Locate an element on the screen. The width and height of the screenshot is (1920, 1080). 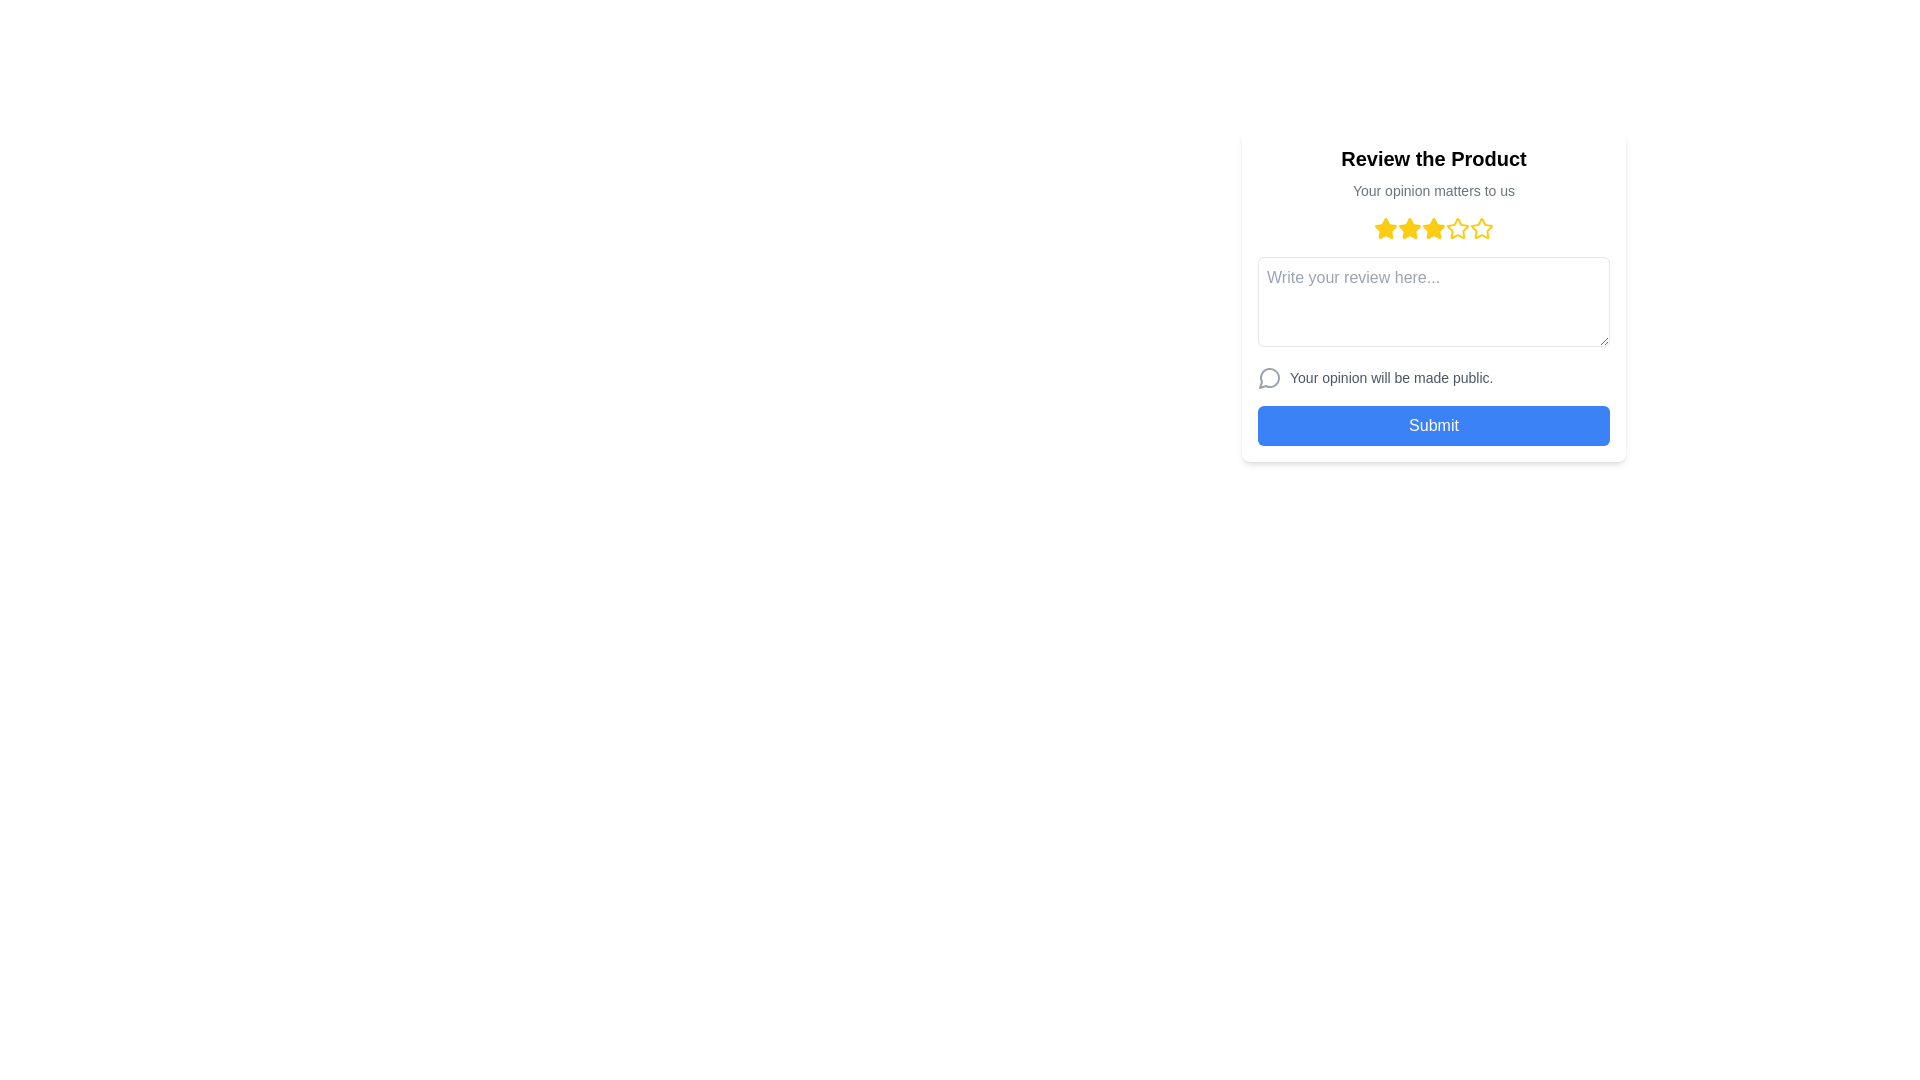
the first interactive star icon is located at coordinates (1385, 227).